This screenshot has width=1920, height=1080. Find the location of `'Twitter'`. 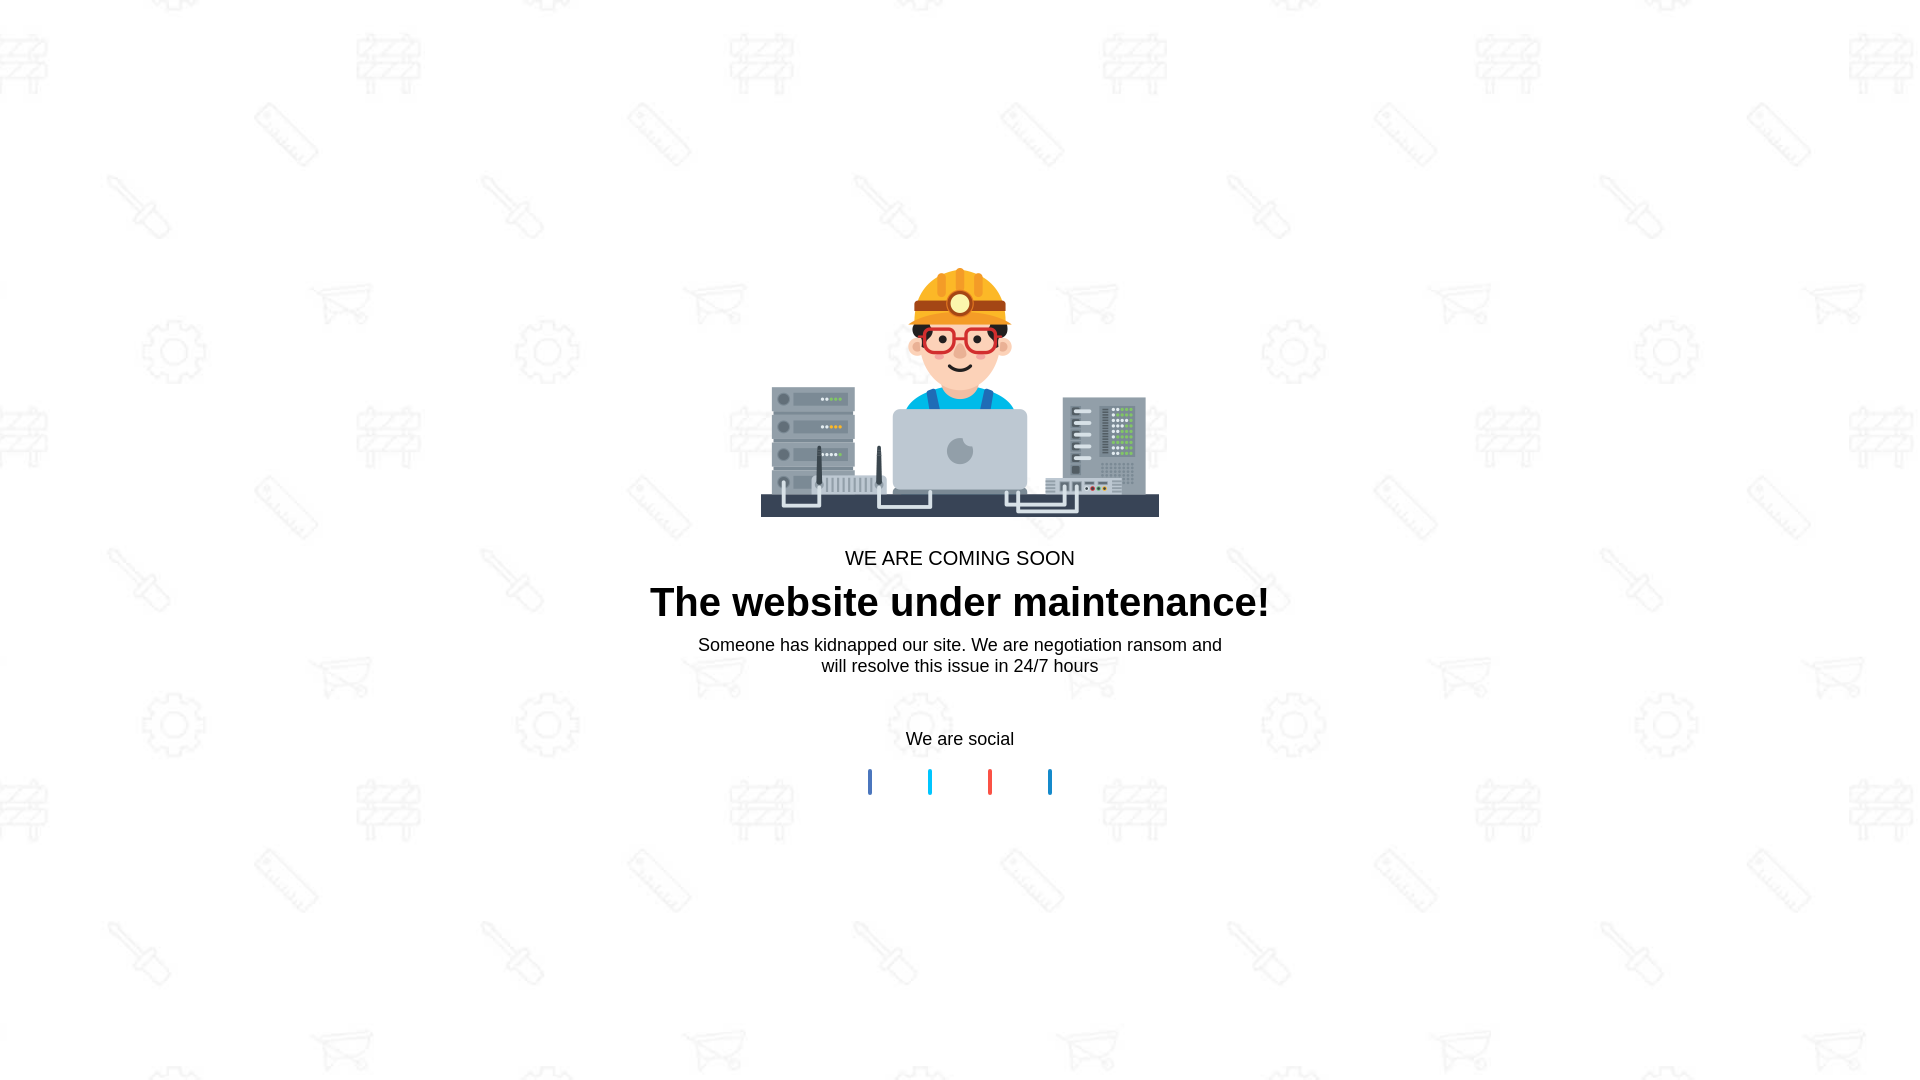

'Twitter' is located at coordinates (909, 781).